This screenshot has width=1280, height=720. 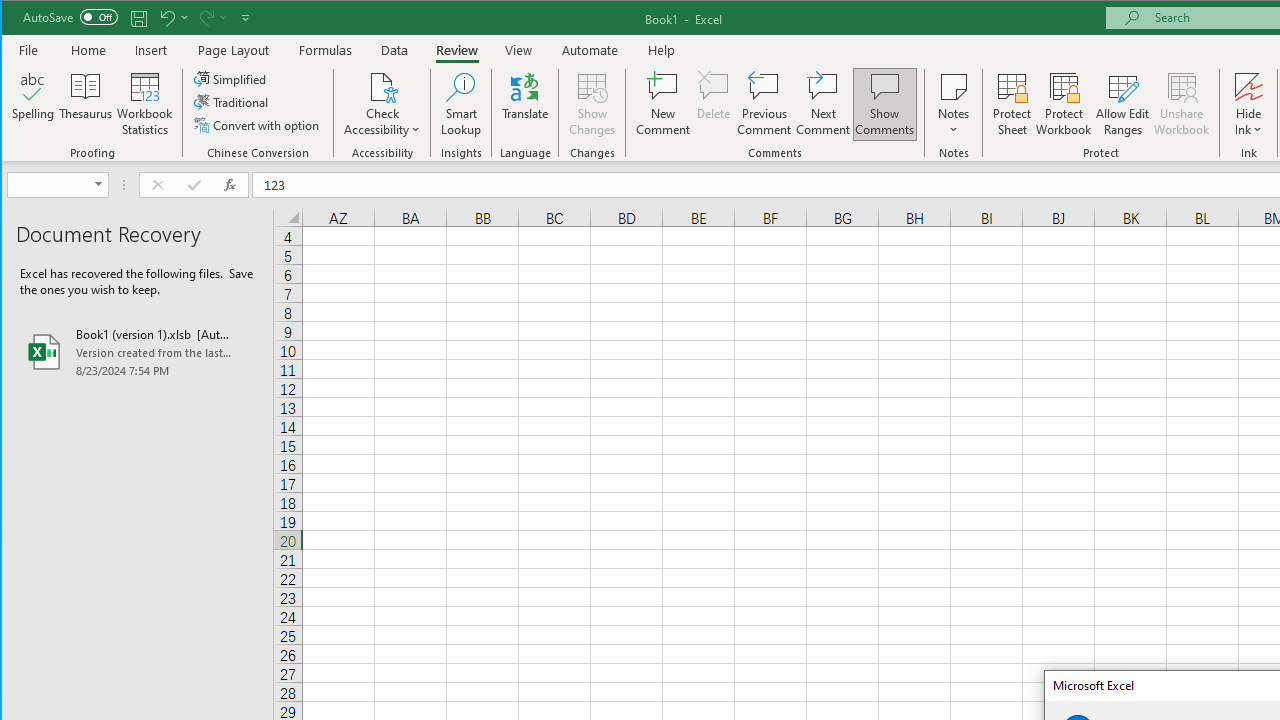 I want to click on 'Home', so click(x=87, y=49).